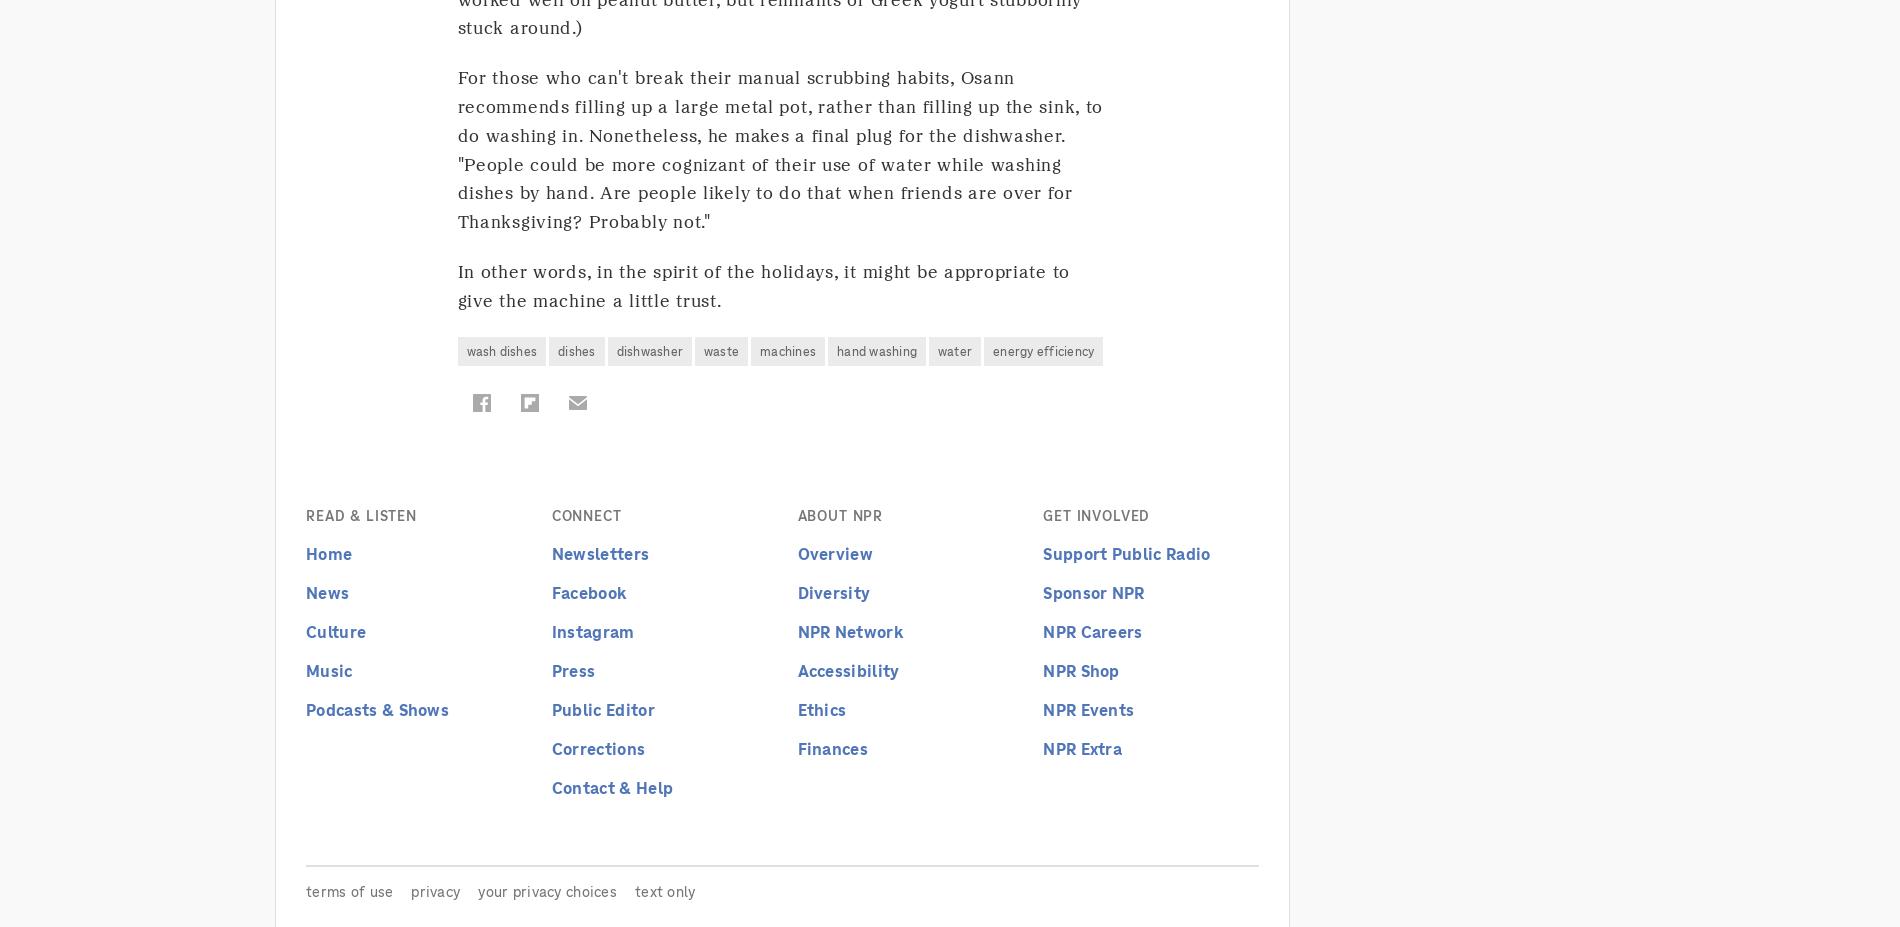 Image resolution: width=1900 pixels, height=927 pixels. I want to click on 'Music', so click(328, 669).